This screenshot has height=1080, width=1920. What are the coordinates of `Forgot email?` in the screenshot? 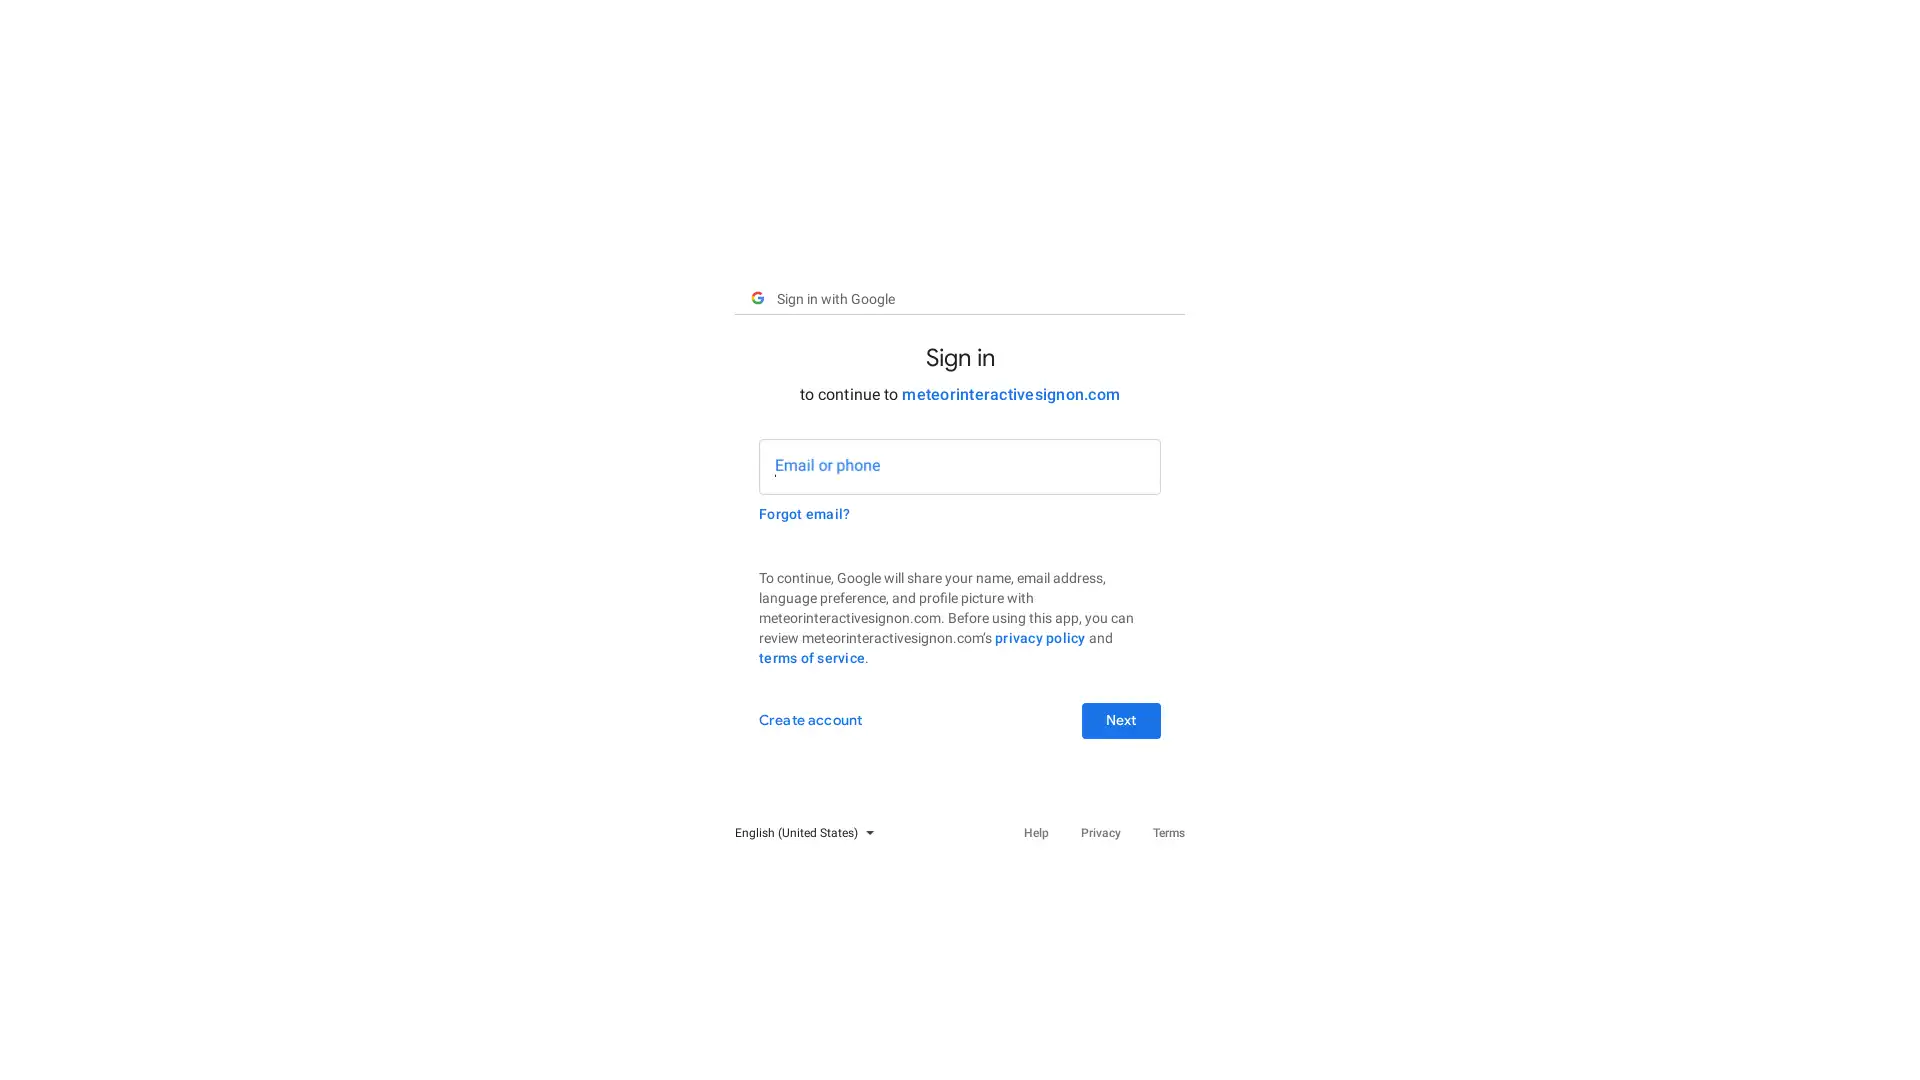 It's located at (821, 524).